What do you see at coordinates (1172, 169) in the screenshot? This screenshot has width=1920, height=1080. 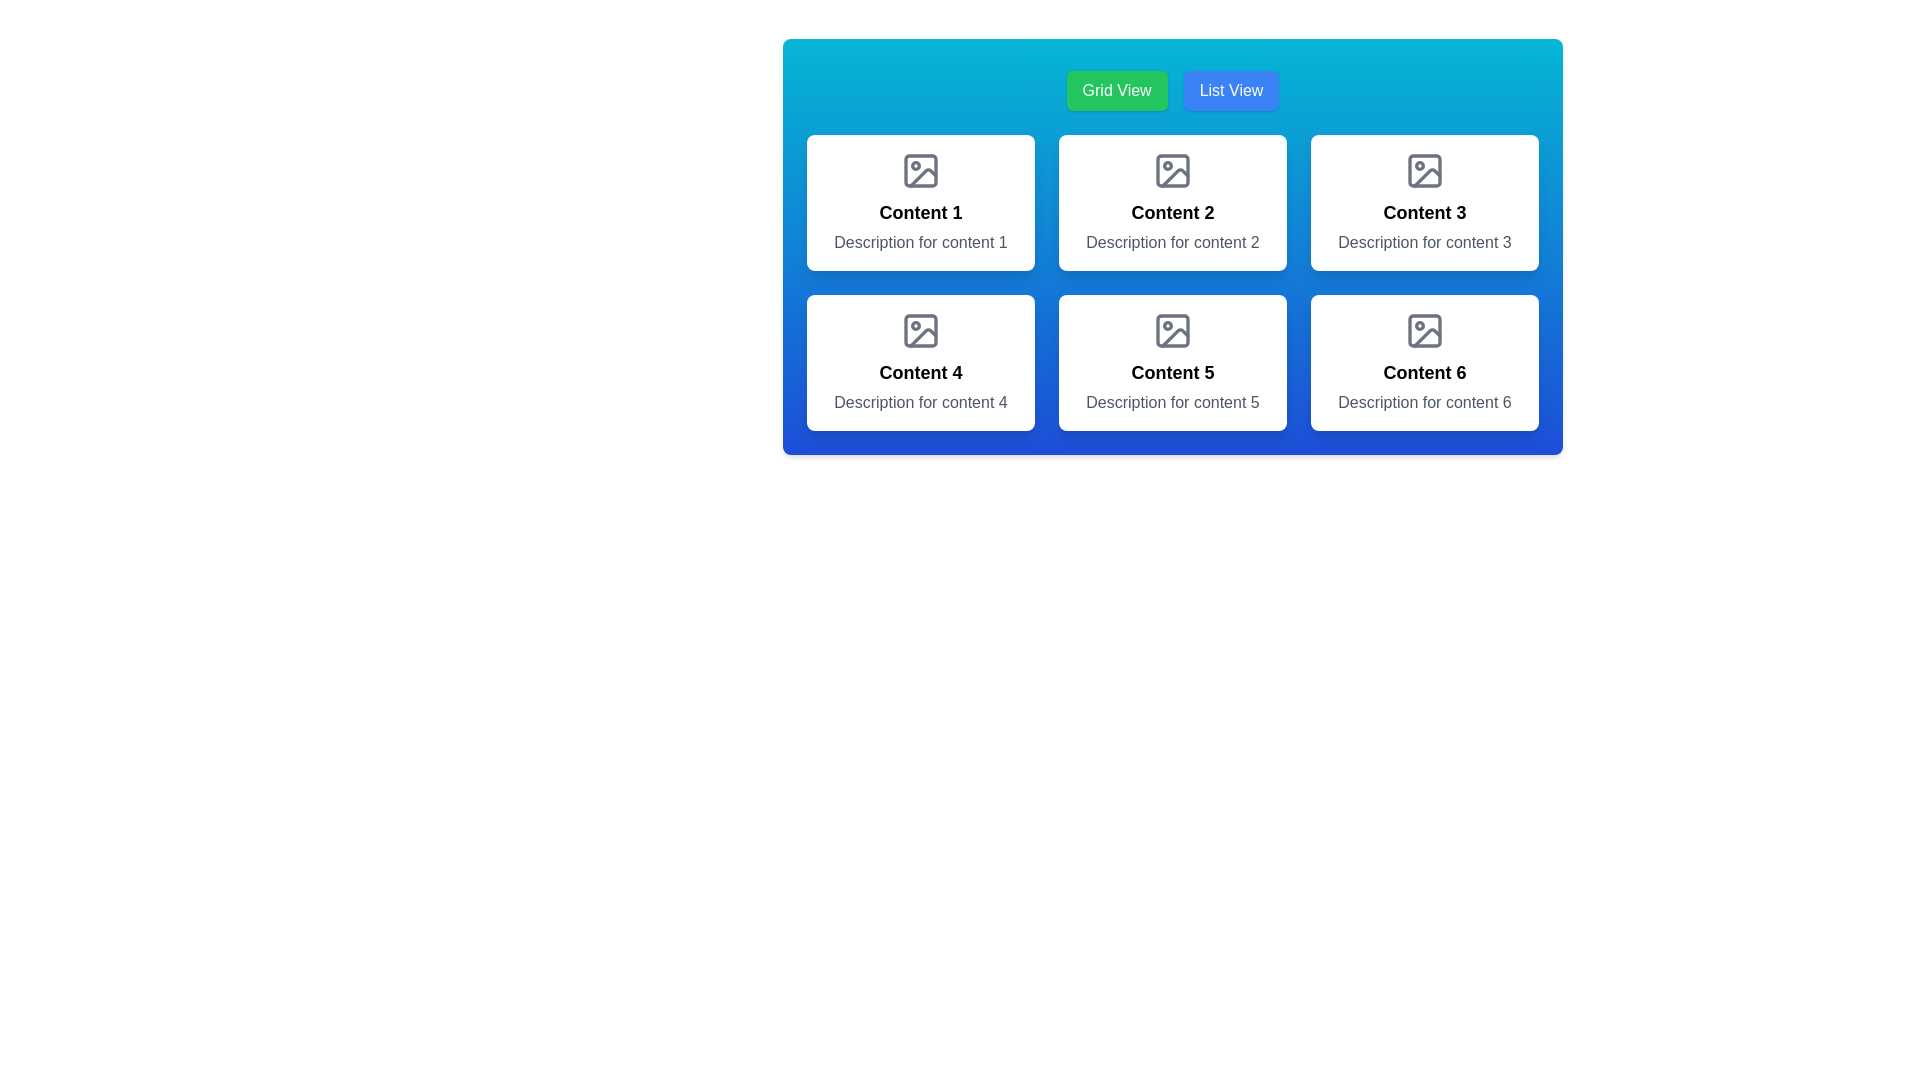 I see `the decorative icon located in the second column of the grid layout, above the text 'Content 2'` at bounding box center [1172, 169].